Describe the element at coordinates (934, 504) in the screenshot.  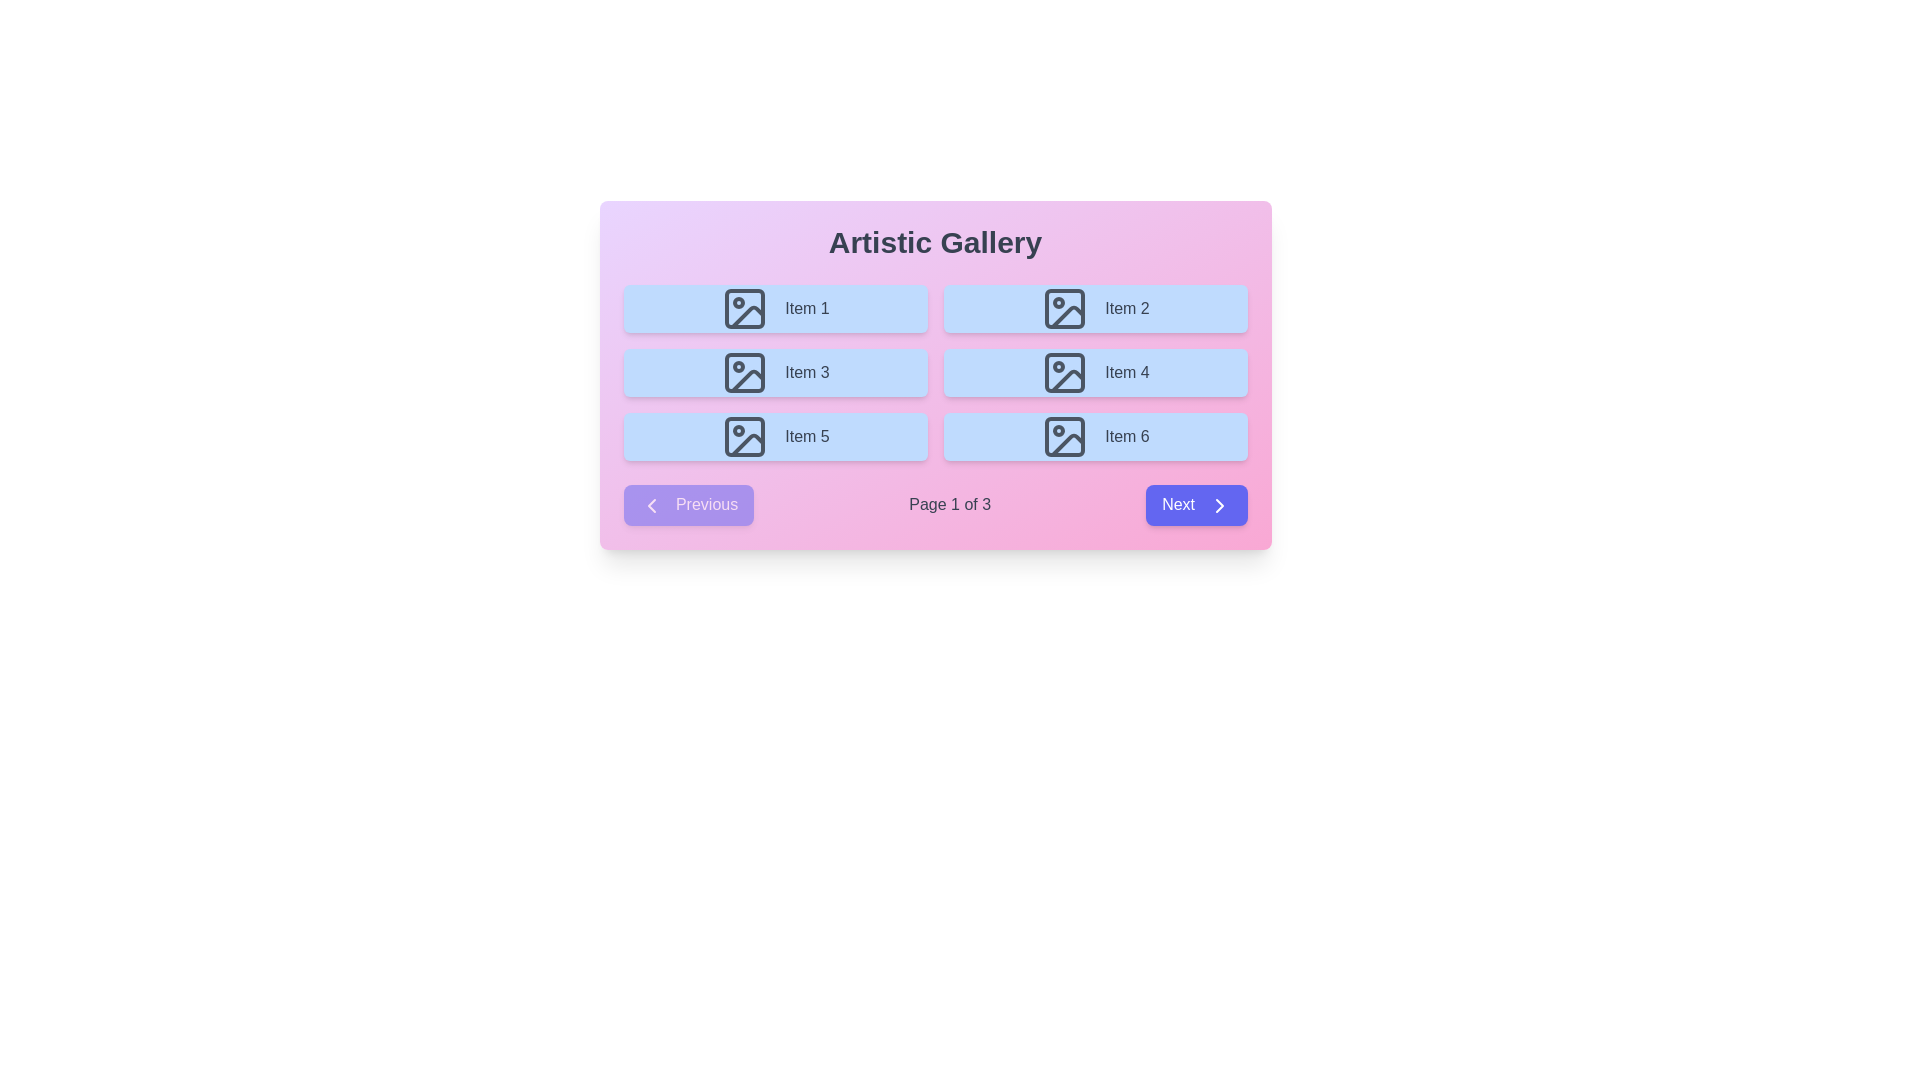
I see `current page number displayed in the center of the pagination control located at the bottom of the card containing the 'Artistic Gallery' header` at that location.